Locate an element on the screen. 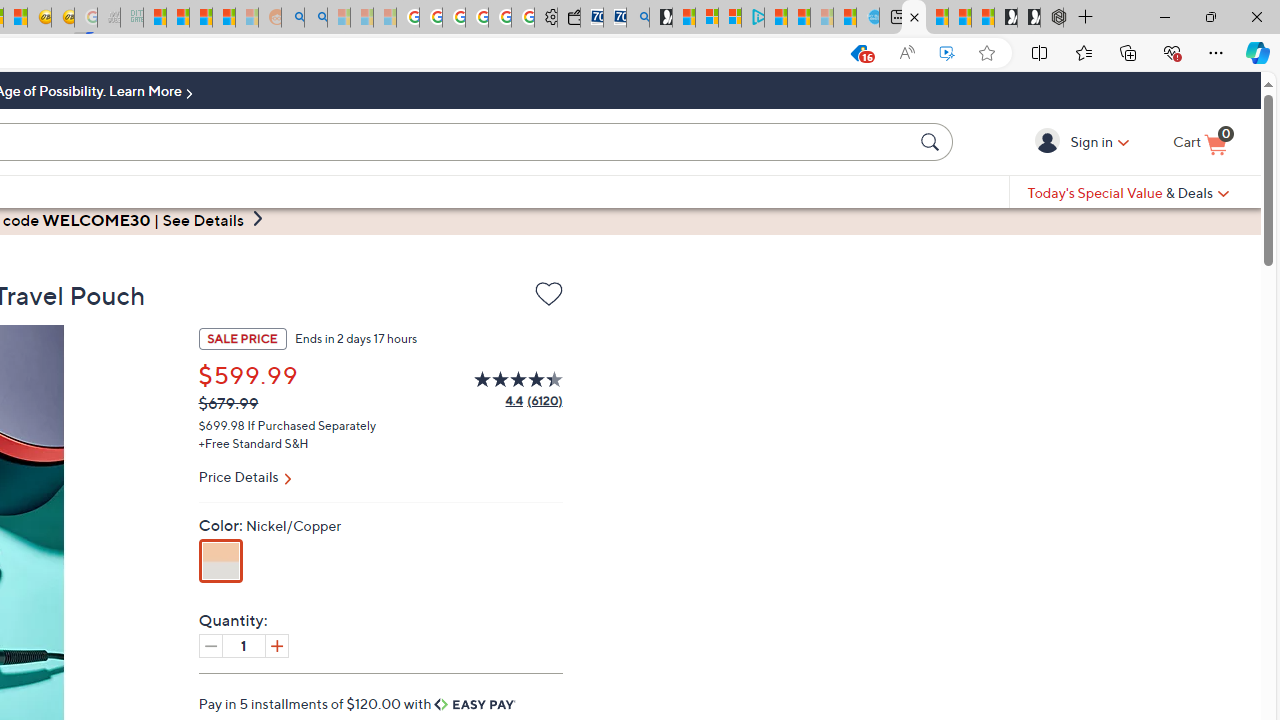 The image size is (1280, 720). 'Bing Real Estate - Home sales and rental listings' is located at coordinates (637, 17).